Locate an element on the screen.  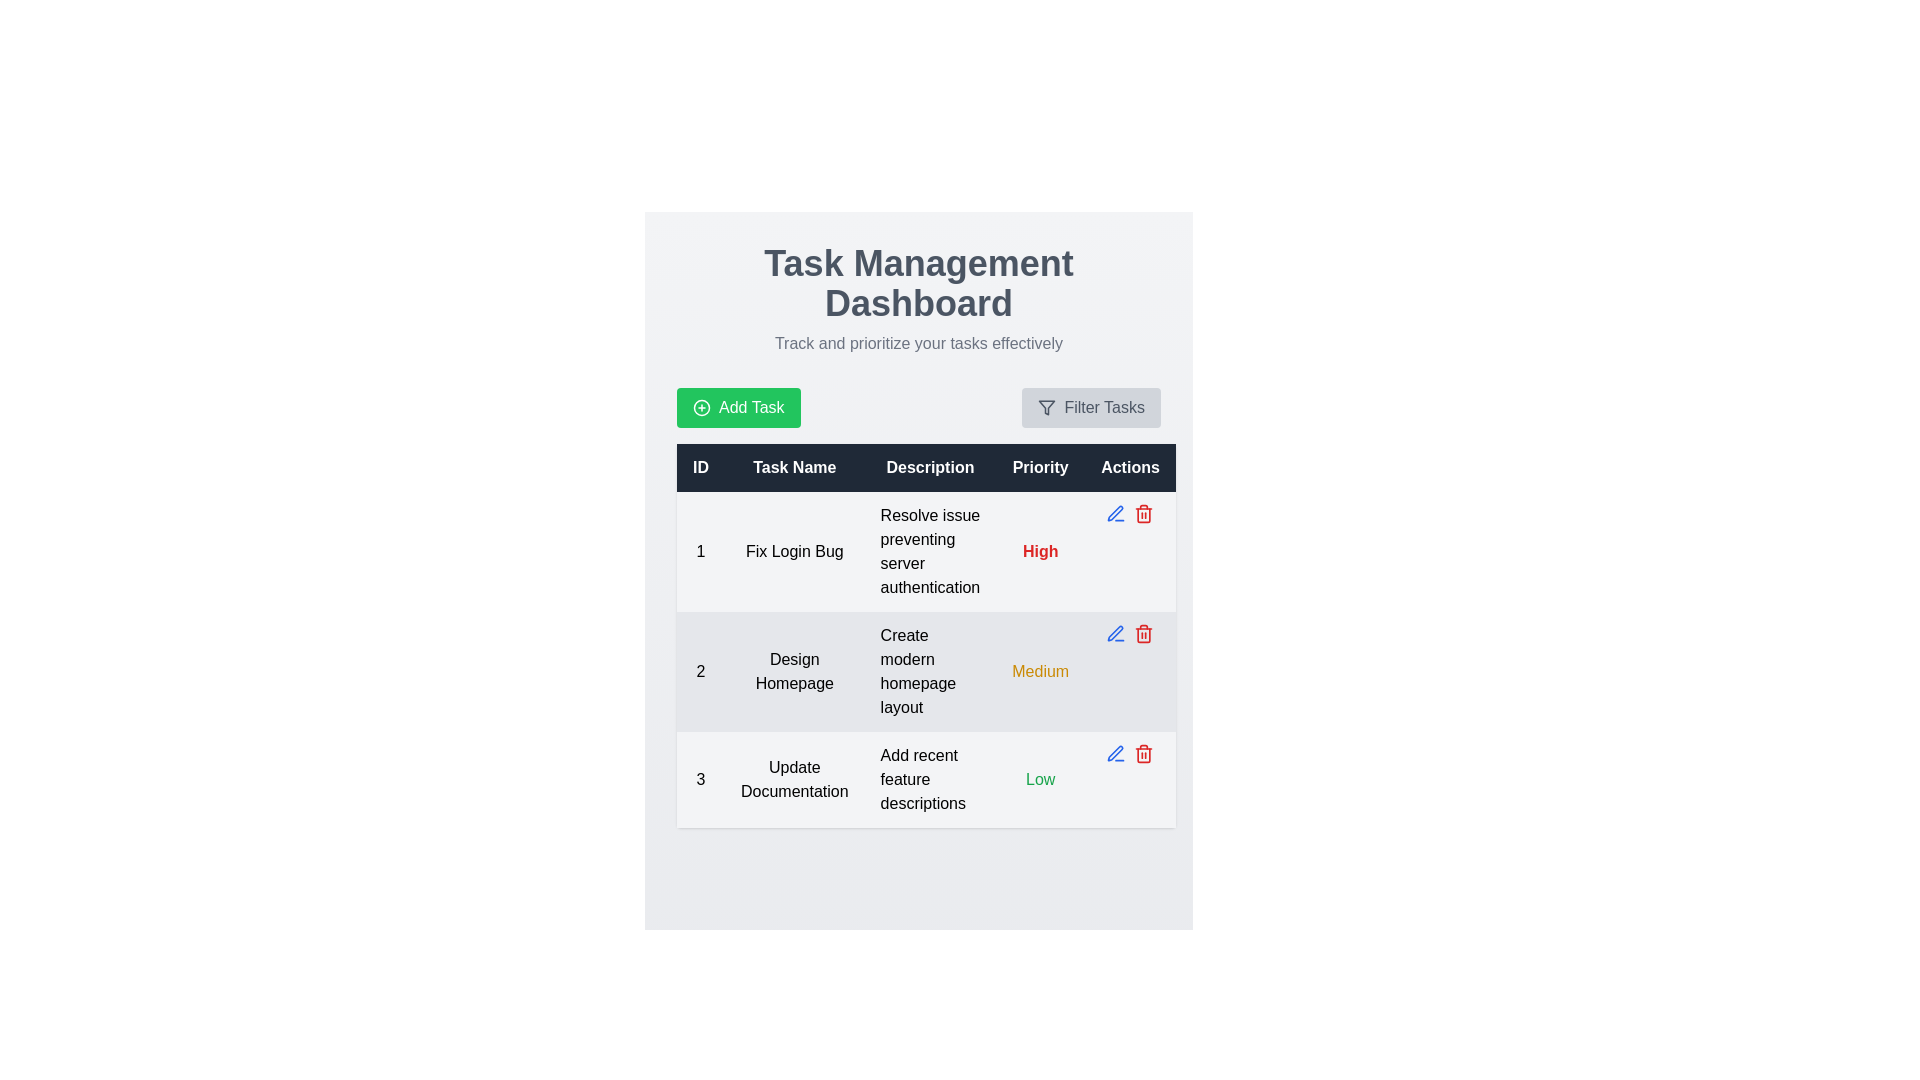
the Icon button in the 'Actions' column of the second row for the 'Design Homepage' task is located at coordinates (1115, 633).